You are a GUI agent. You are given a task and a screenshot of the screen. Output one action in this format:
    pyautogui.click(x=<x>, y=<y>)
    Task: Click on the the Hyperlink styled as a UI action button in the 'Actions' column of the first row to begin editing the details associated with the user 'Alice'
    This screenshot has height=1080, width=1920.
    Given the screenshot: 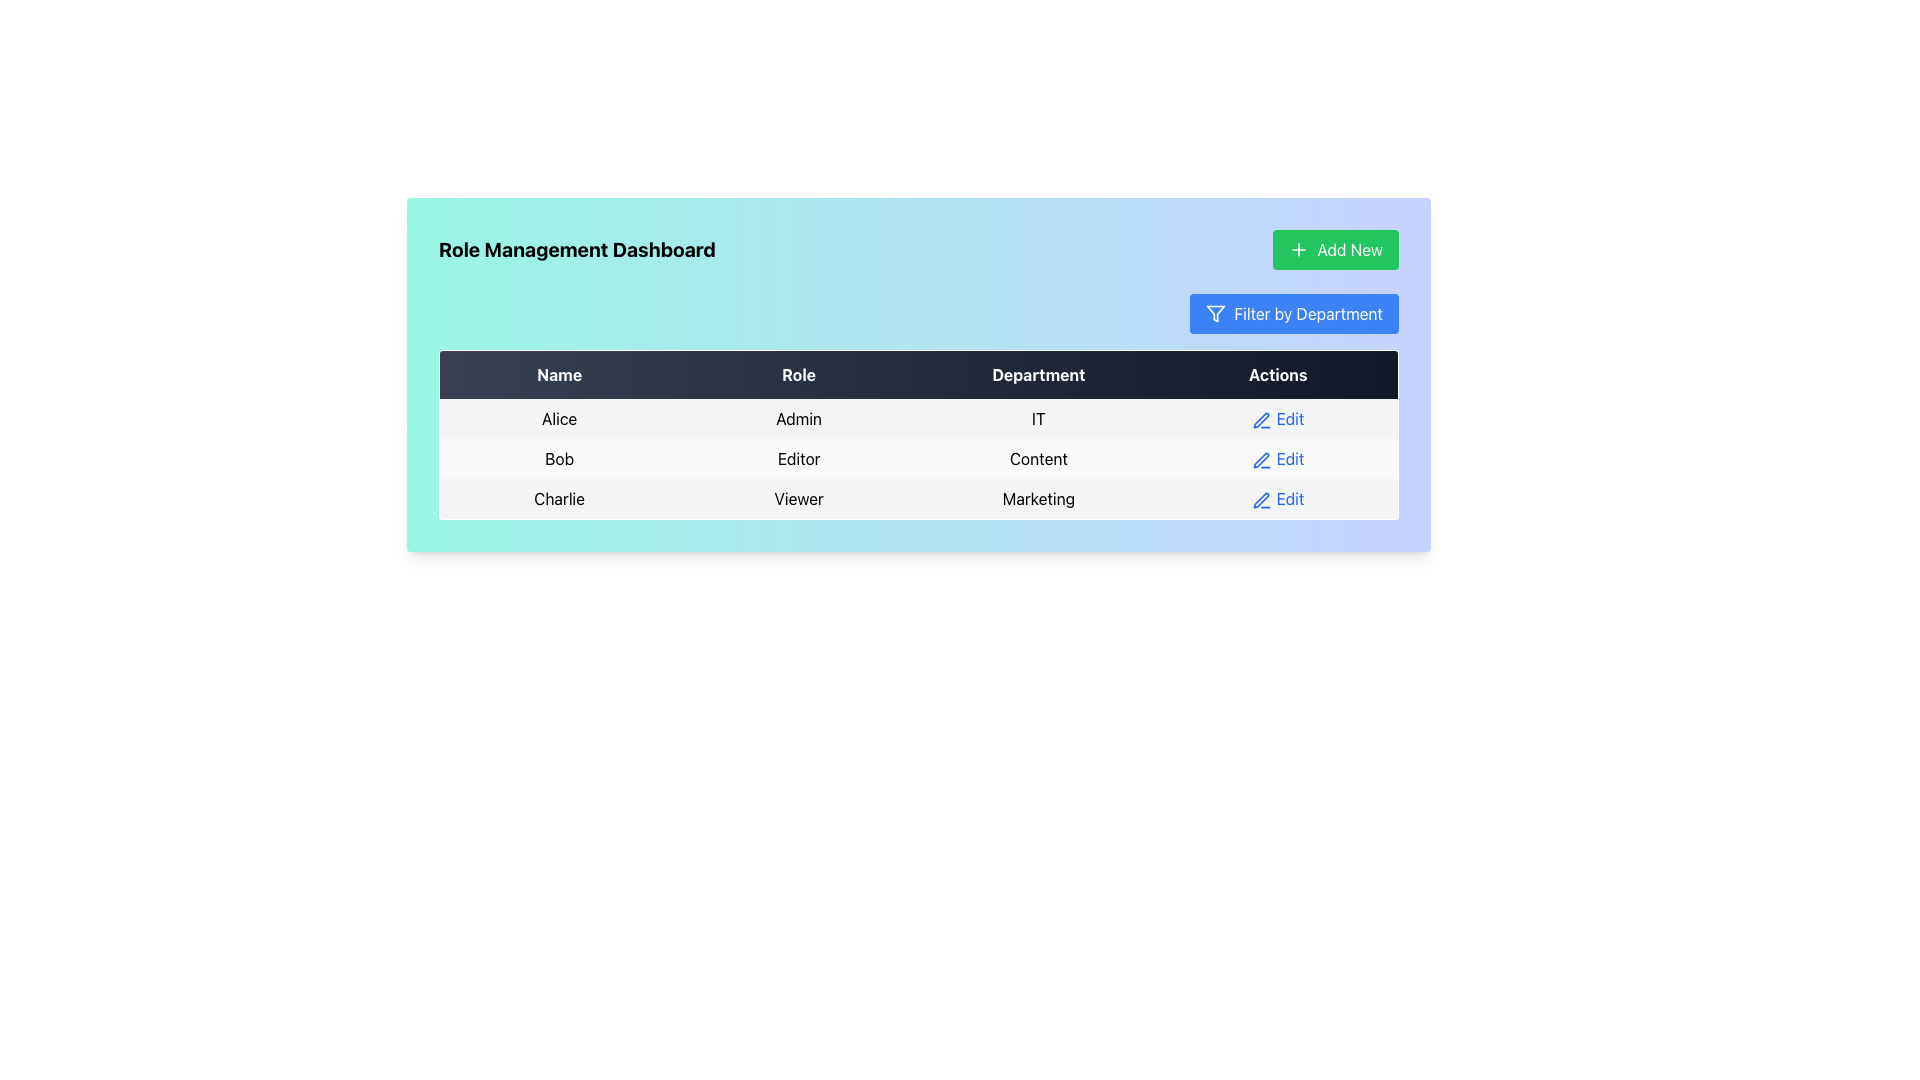 What is the action you would take?
    pyautogui.click(x=1277, y=418)
    